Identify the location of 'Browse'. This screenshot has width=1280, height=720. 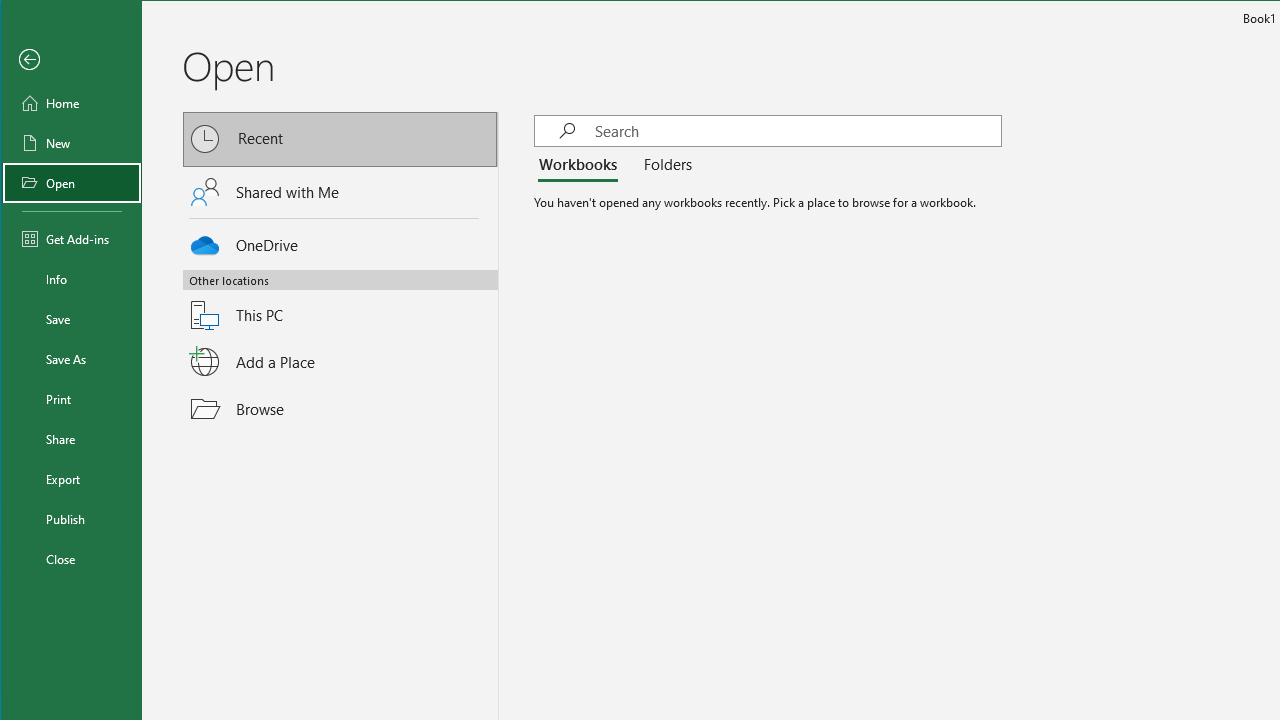
(341, 408).